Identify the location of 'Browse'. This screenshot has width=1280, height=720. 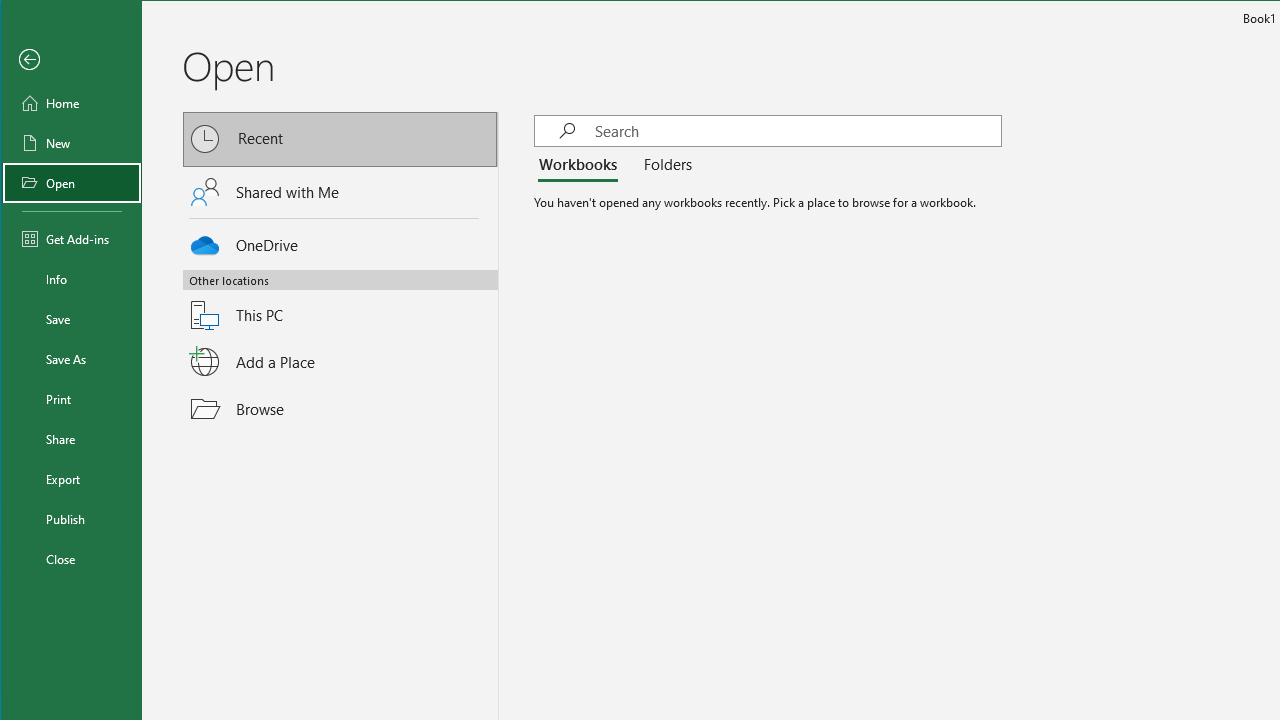
(341, 408).